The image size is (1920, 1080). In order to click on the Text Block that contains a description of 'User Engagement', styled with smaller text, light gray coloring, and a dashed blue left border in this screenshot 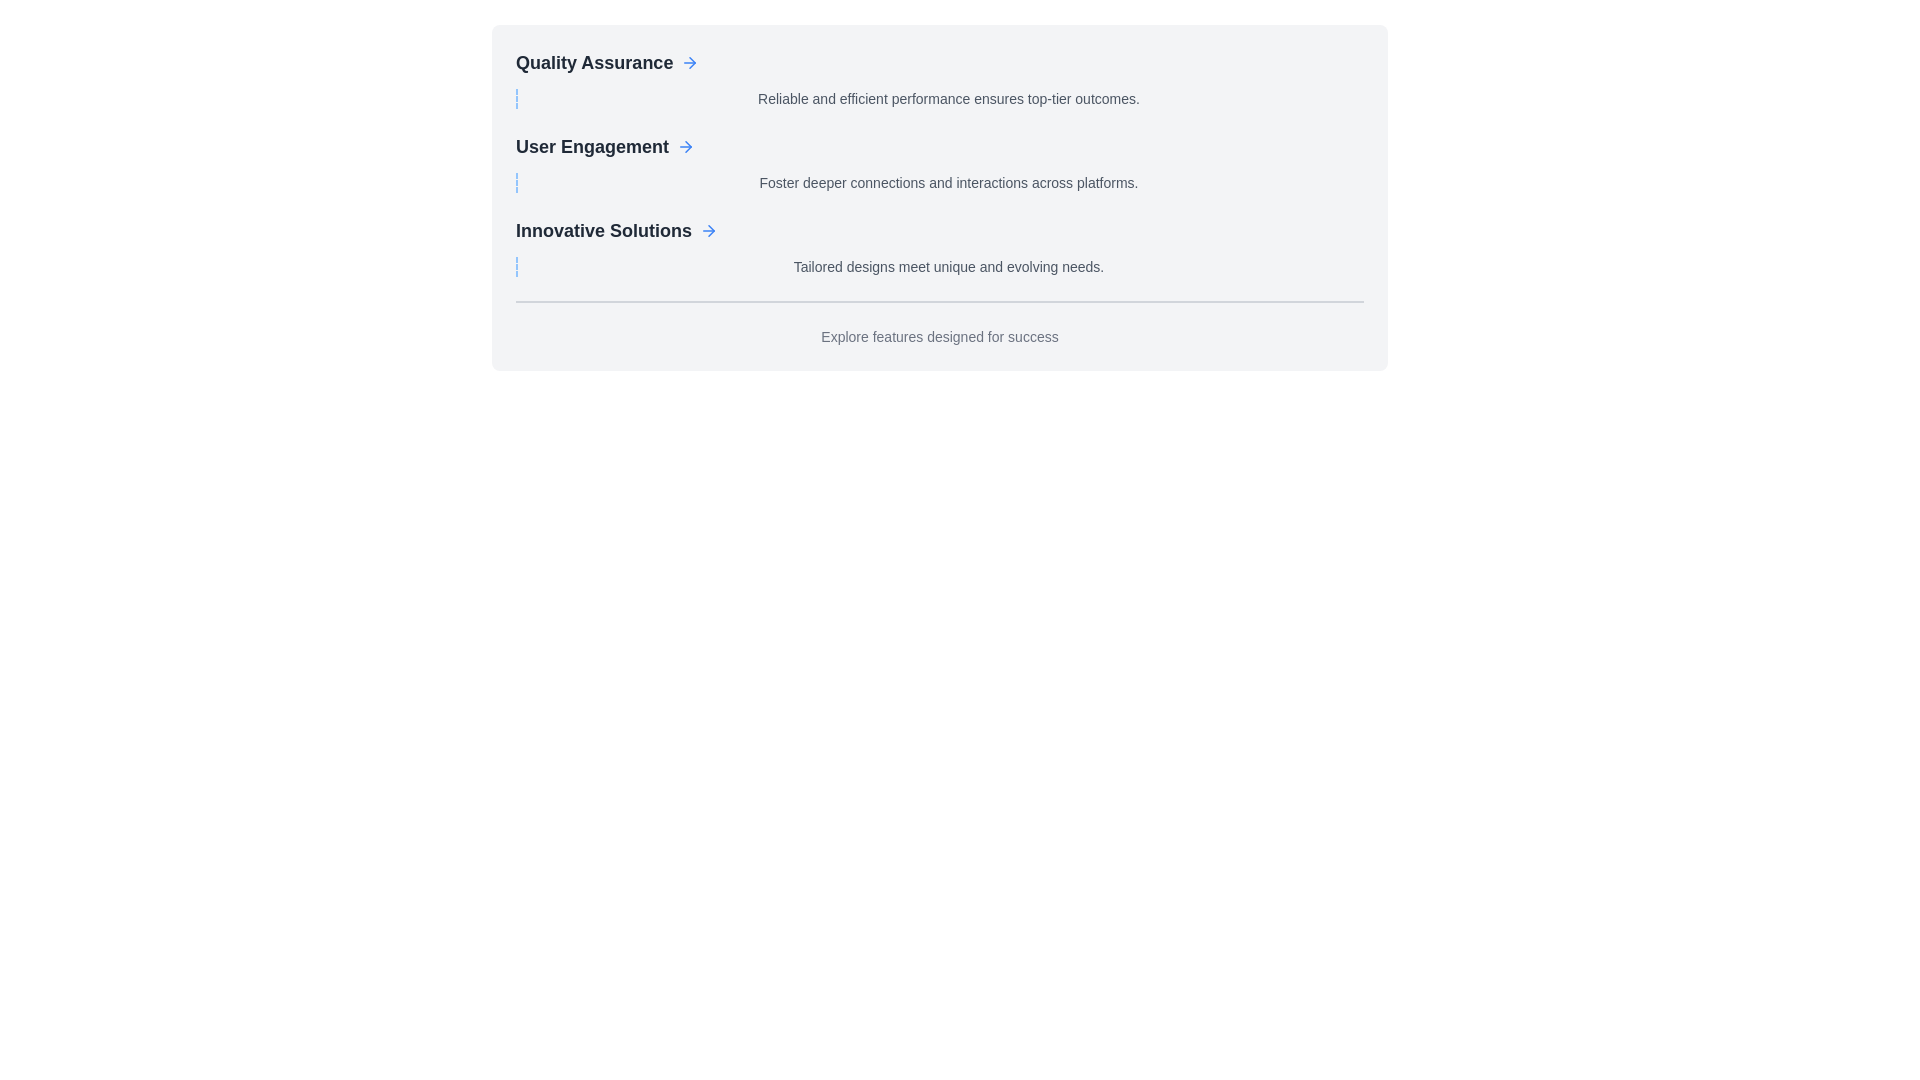, I will do `click(939, 182)`.